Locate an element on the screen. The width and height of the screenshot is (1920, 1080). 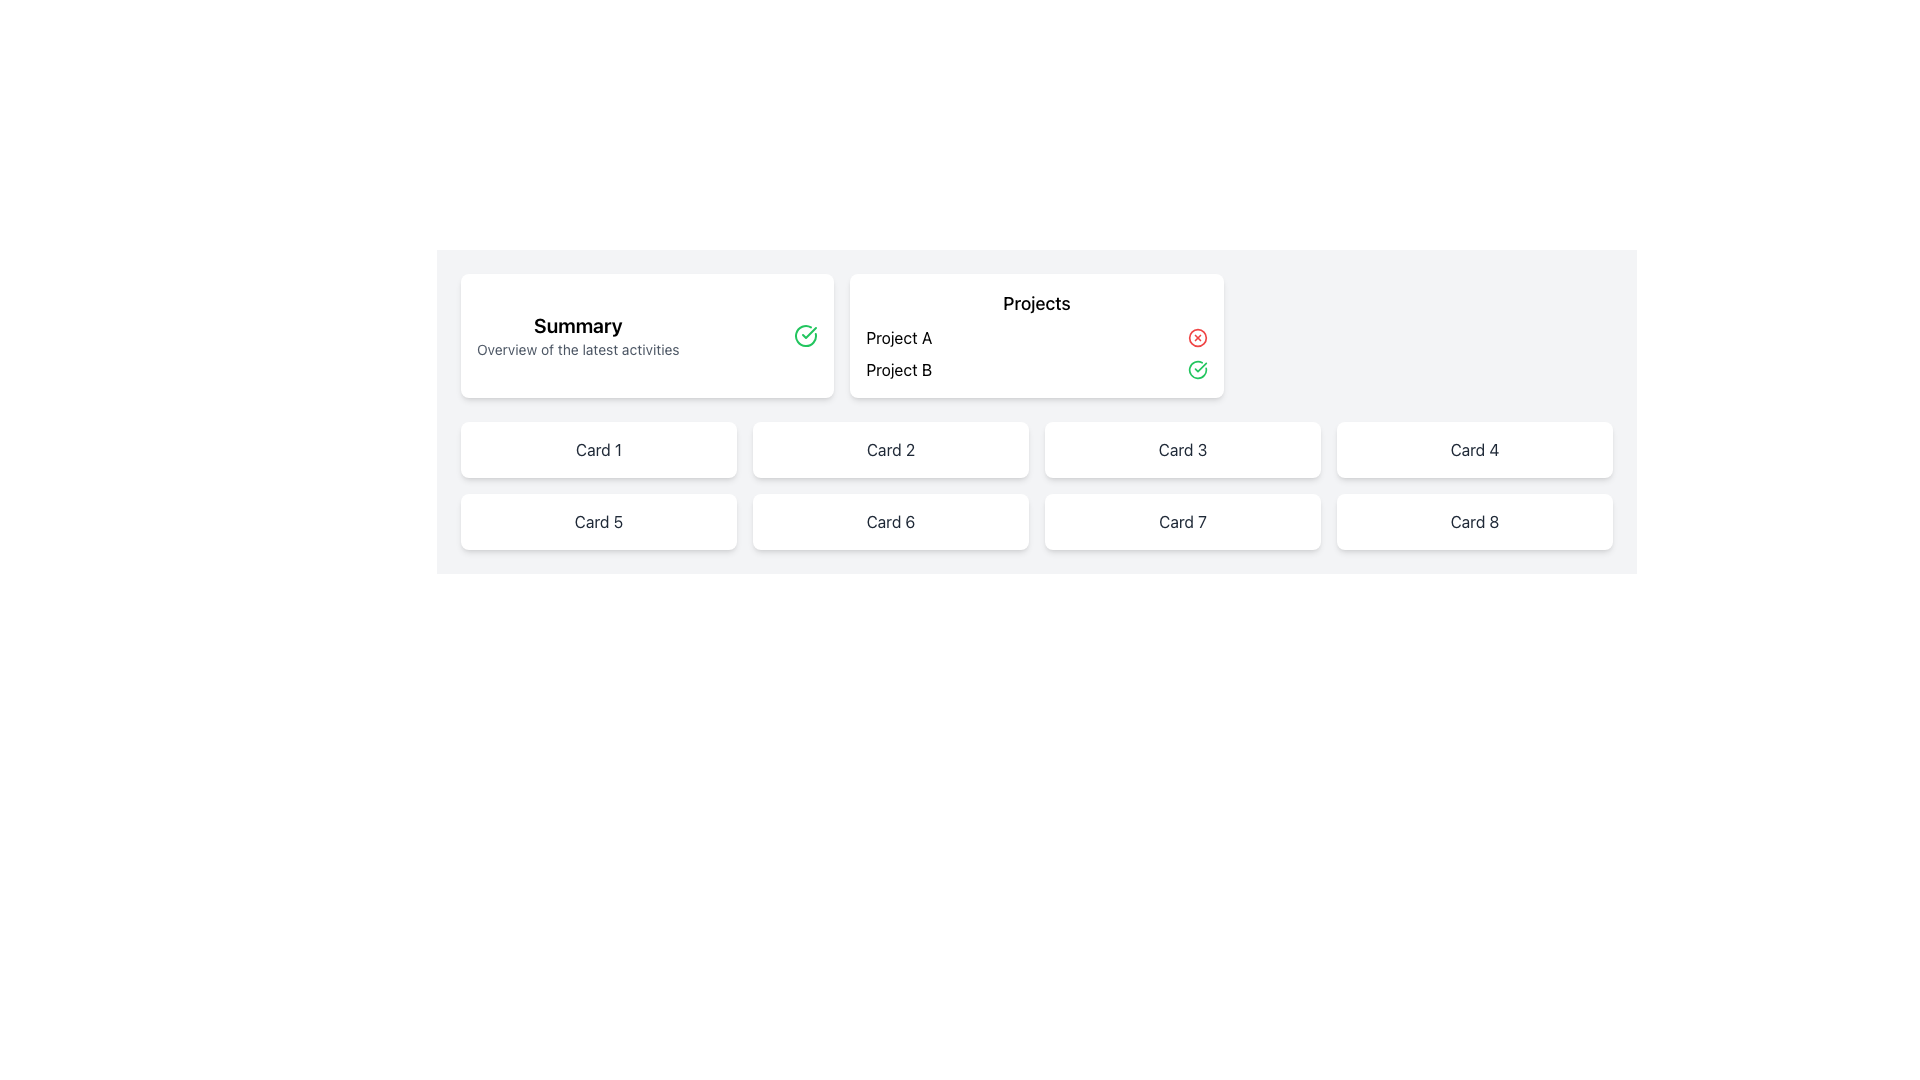
the main heading text label located at the top-left of the card, which summarizes the content above the 'Overview of the latest activities' text is located at coordinates (577, 325).